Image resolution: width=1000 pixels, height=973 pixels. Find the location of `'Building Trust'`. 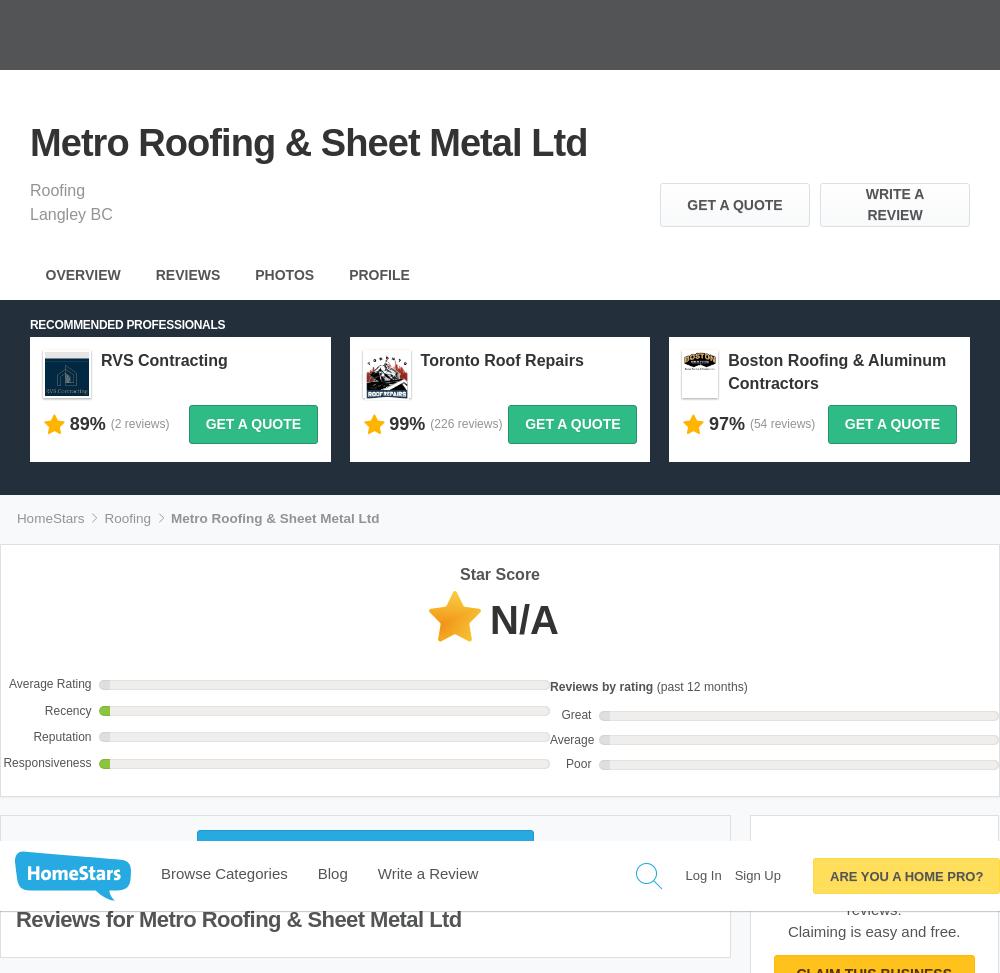

'Building Trust' is located at coordinates (312, 875).